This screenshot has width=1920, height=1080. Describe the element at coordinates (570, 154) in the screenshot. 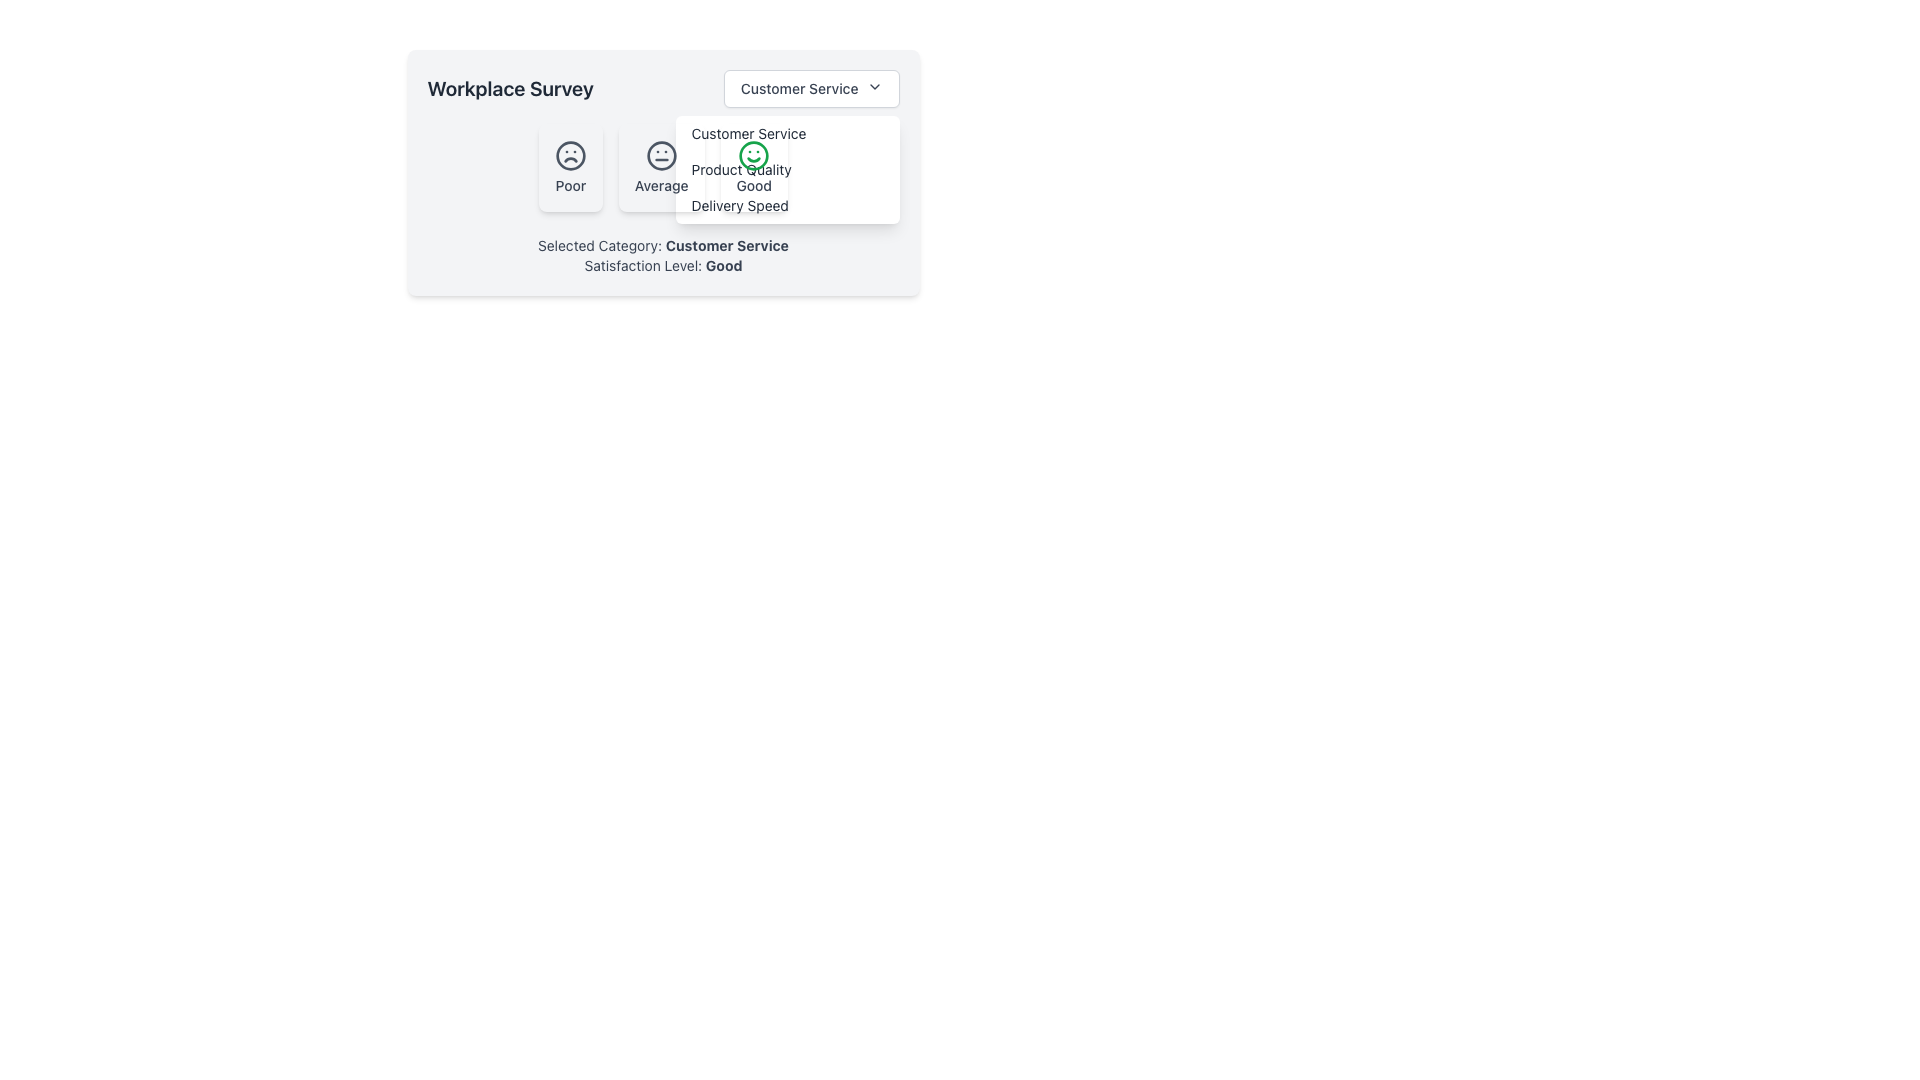

I see `the sad face icon` at that location.